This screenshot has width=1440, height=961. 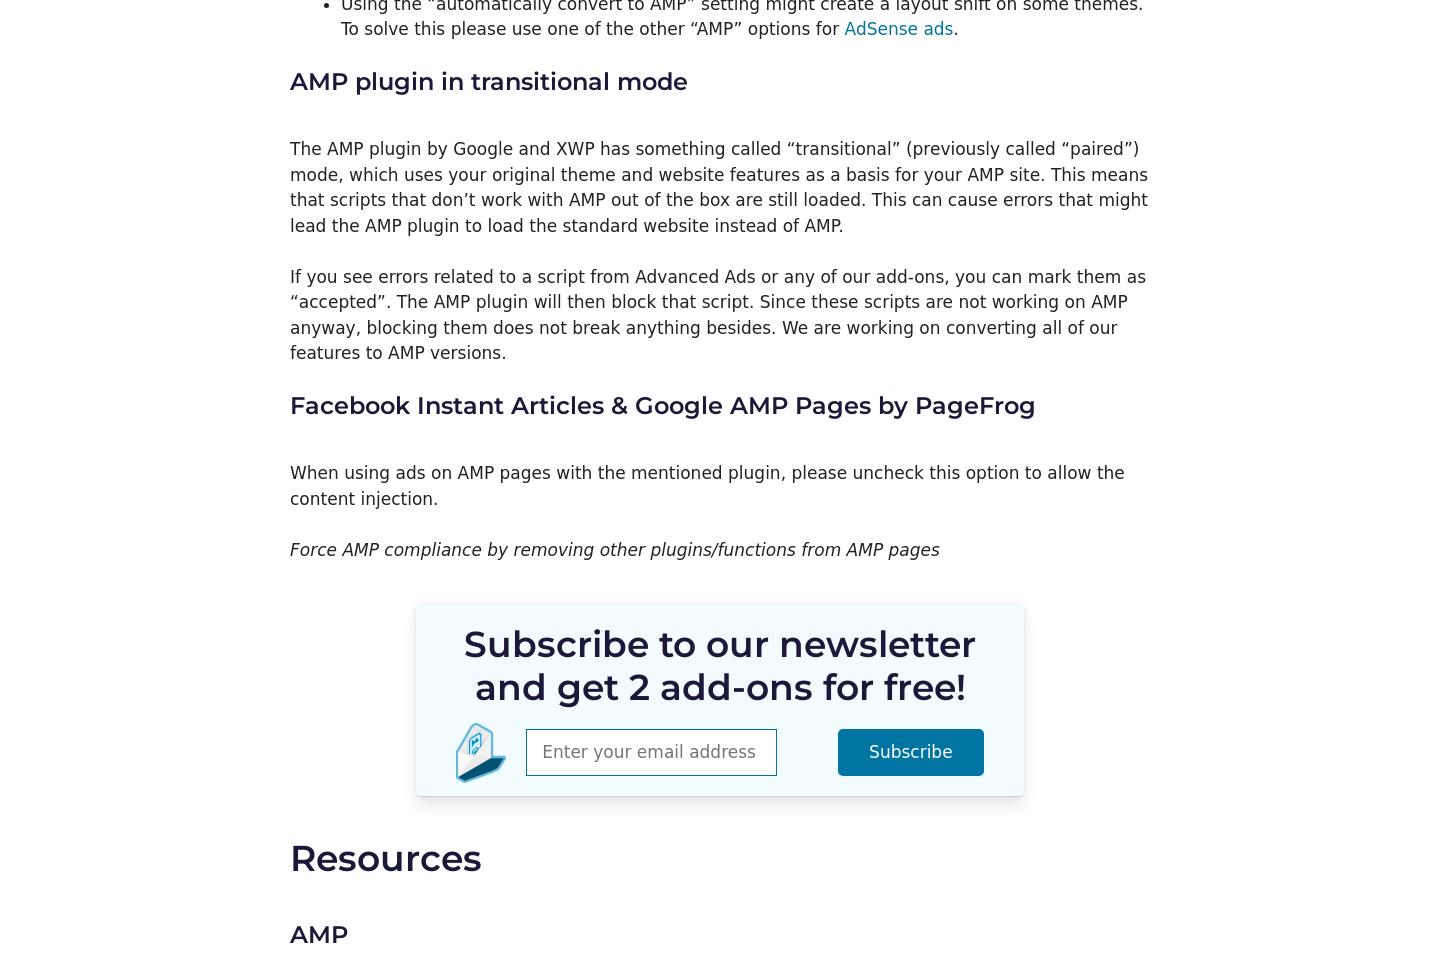 What do you see at coordinates (842, 28) in the screenshot?
I see `'AdSense ads'` at bounding box center [842, 28].